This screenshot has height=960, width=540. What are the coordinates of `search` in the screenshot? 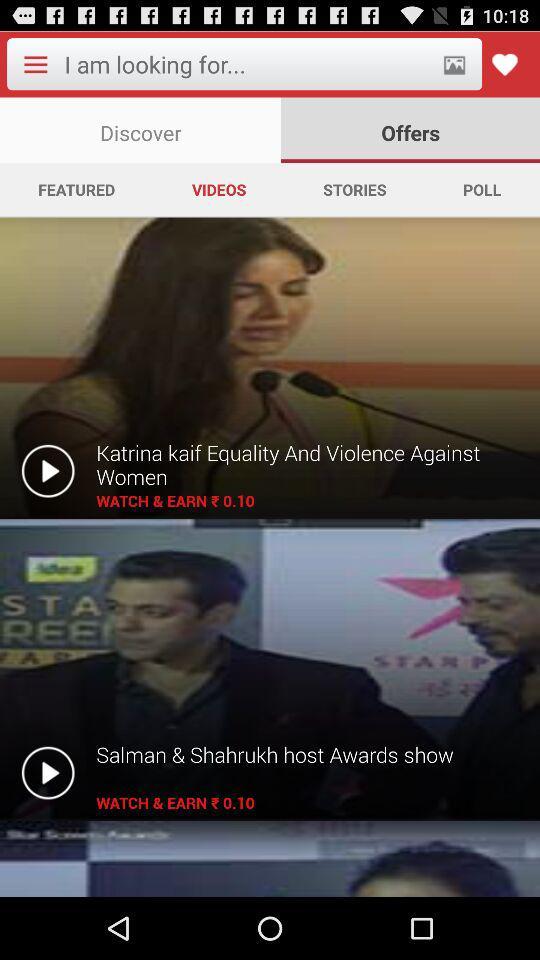 It's located at (247, 64).